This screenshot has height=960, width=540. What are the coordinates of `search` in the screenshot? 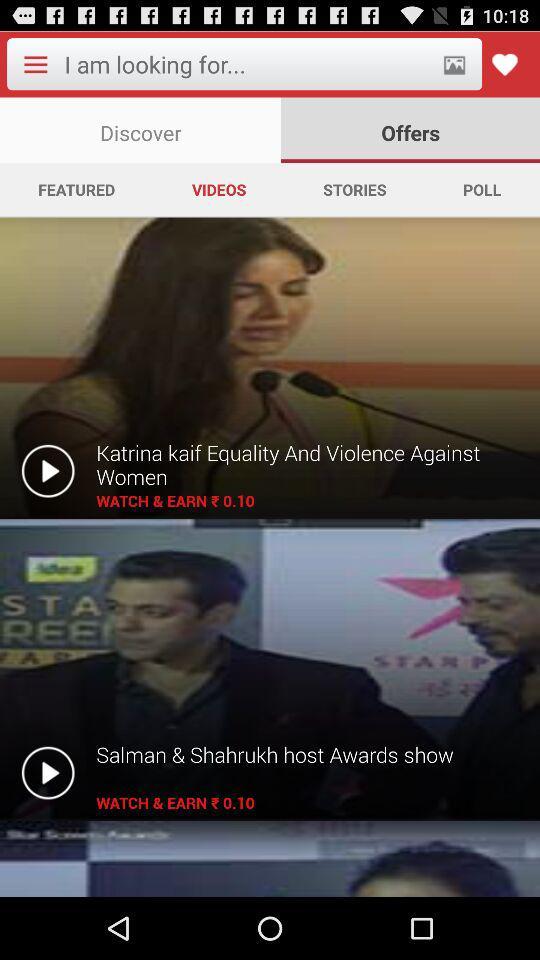 It's located at (247, 64).